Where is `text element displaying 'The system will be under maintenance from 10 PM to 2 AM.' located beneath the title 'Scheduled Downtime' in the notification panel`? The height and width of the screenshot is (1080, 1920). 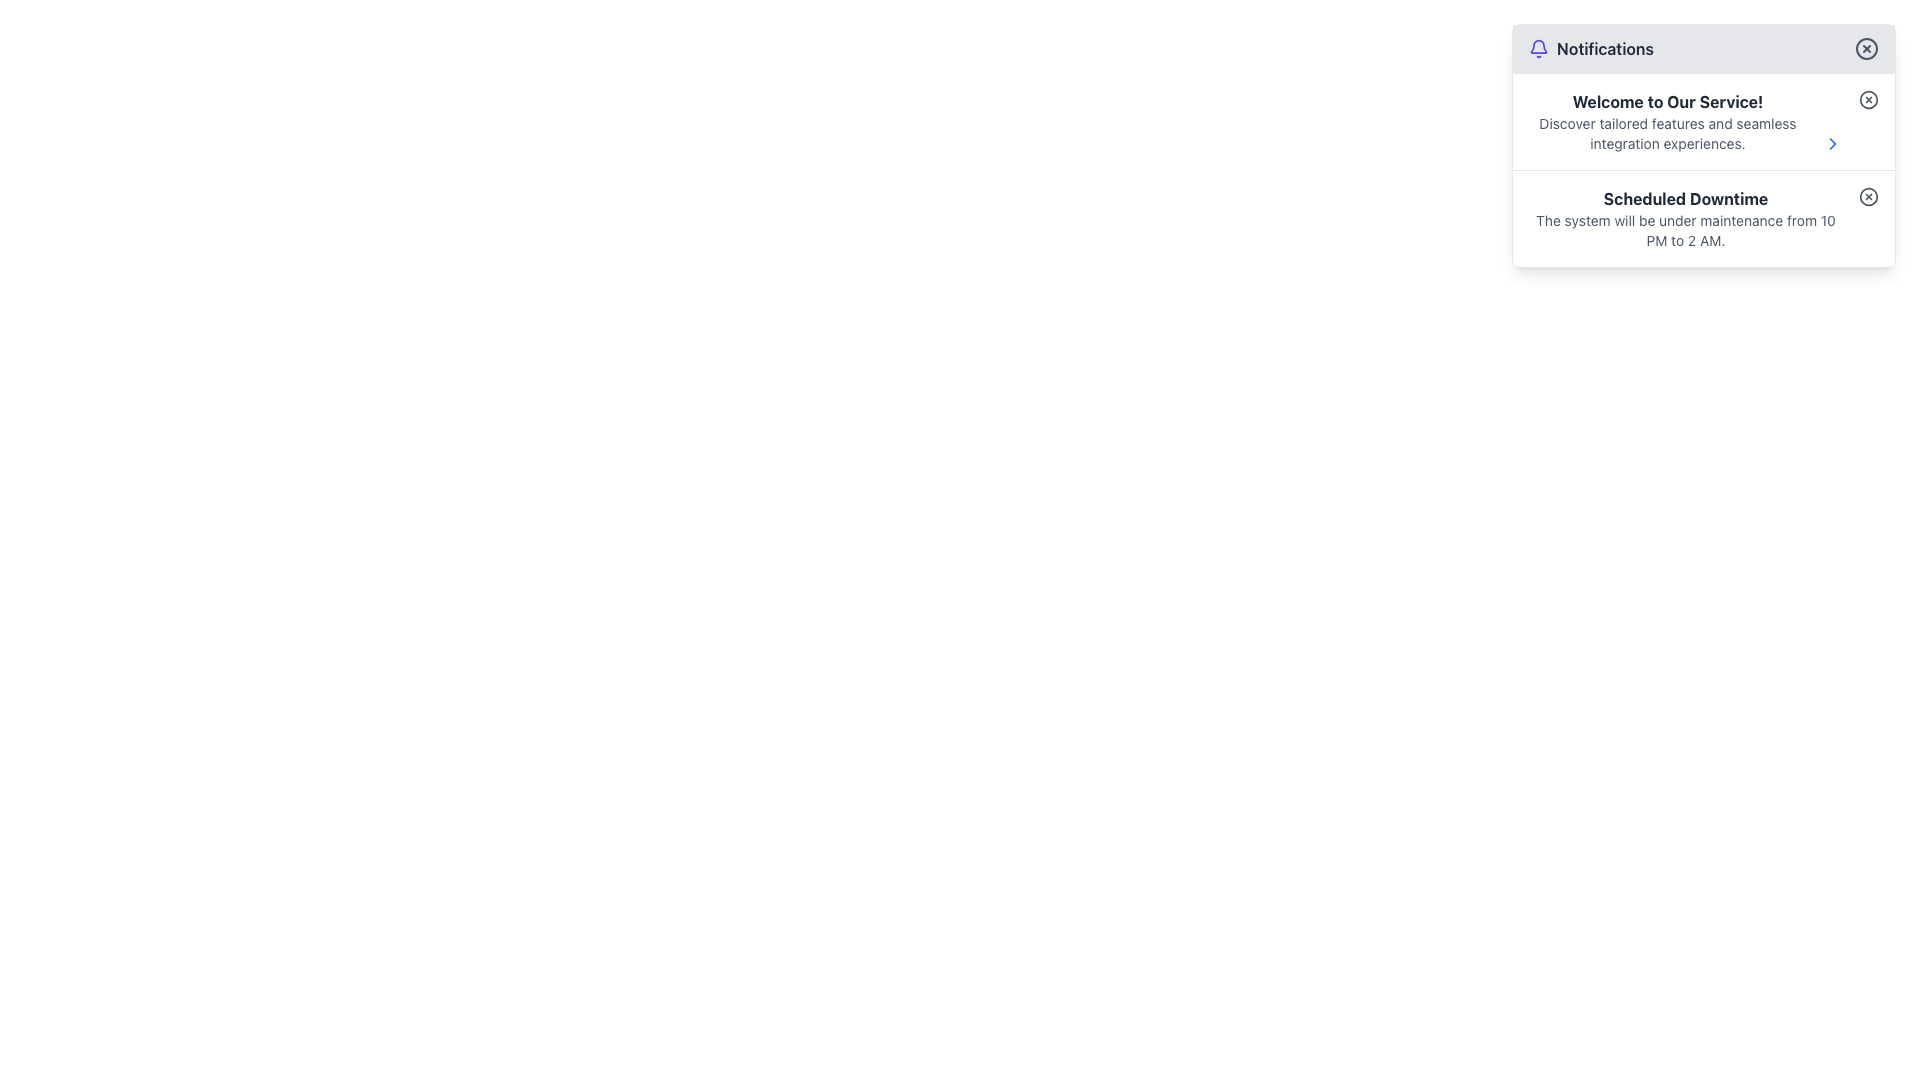
text element displaying 'The system will be under maintenance from 10 PM to 2 AM.' located beneath the title 'Scheduled Downtime' in the notification panel is located at coordinates (1684, 230).